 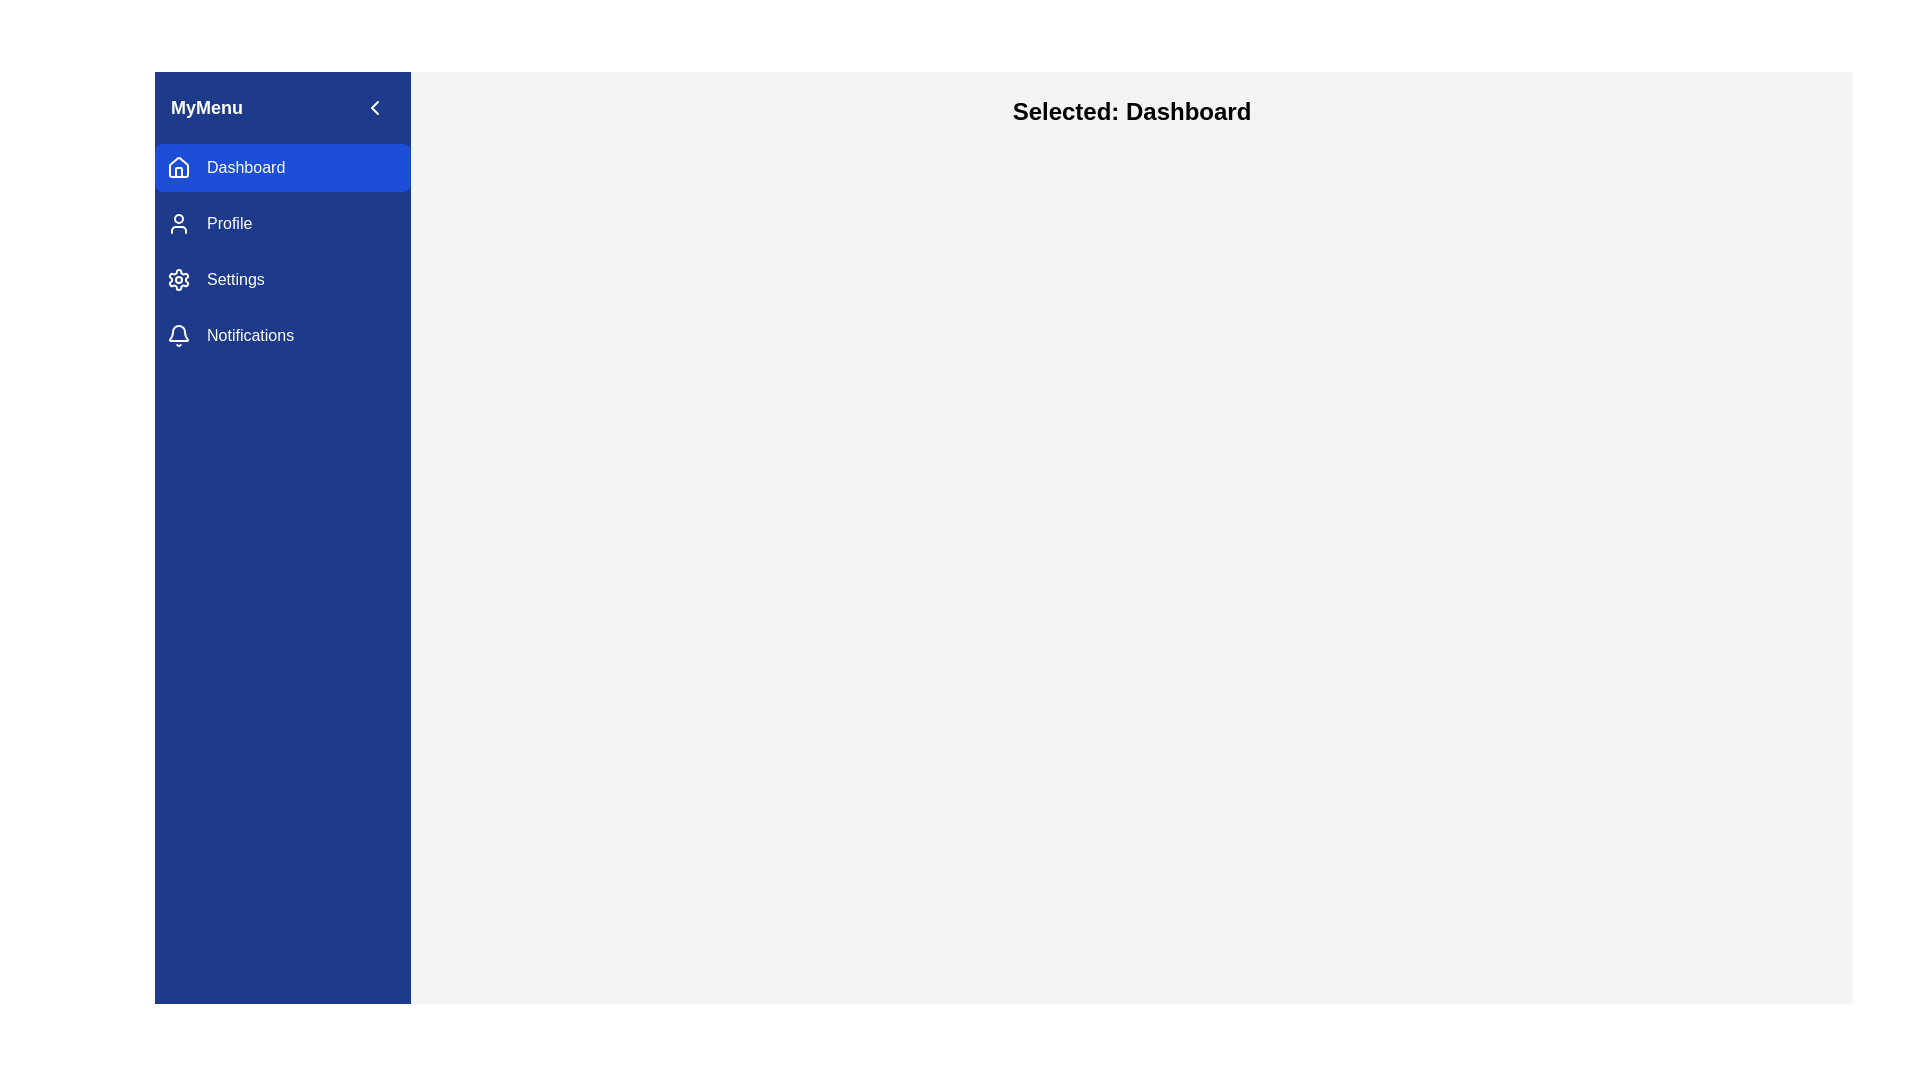 I want to click on the gear-shaped icon in the blue sidebar menu, so click(x=178, y=280).